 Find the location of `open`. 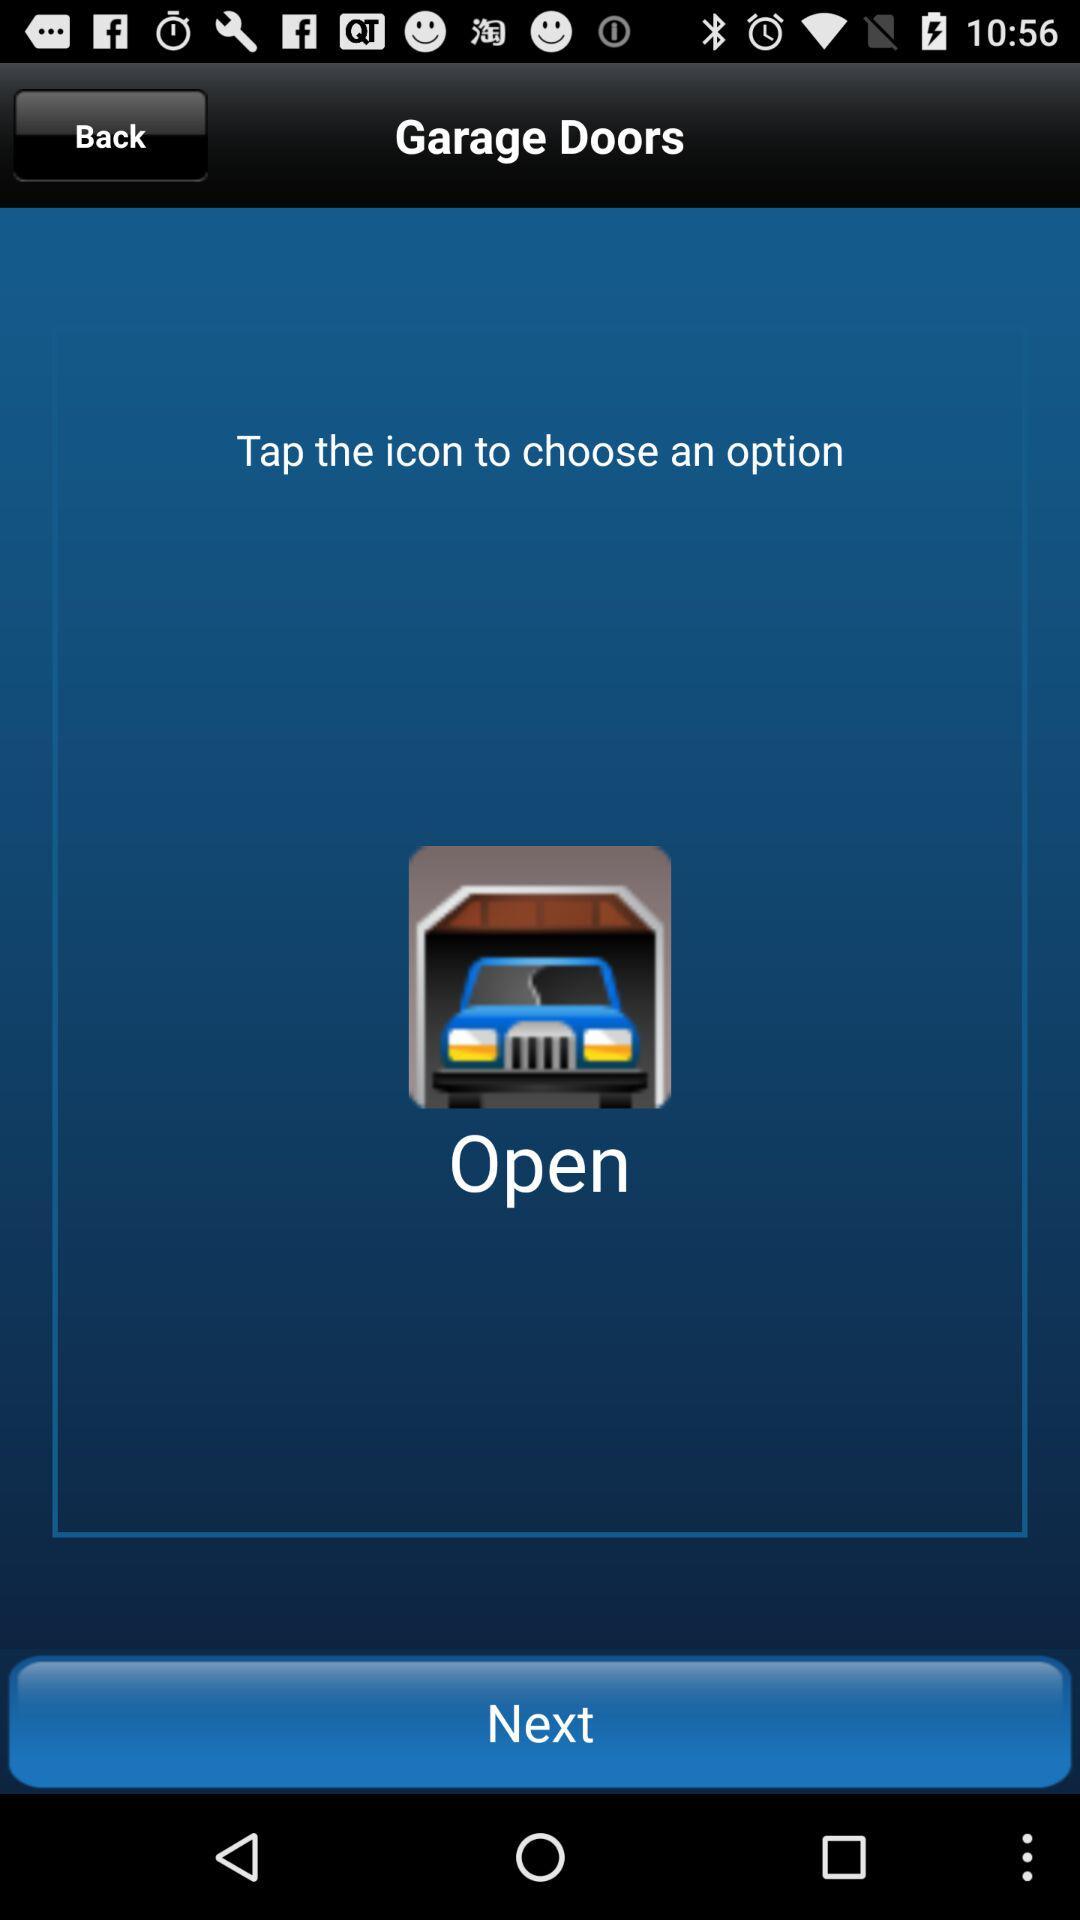

open is located at coordinates (540, 977).